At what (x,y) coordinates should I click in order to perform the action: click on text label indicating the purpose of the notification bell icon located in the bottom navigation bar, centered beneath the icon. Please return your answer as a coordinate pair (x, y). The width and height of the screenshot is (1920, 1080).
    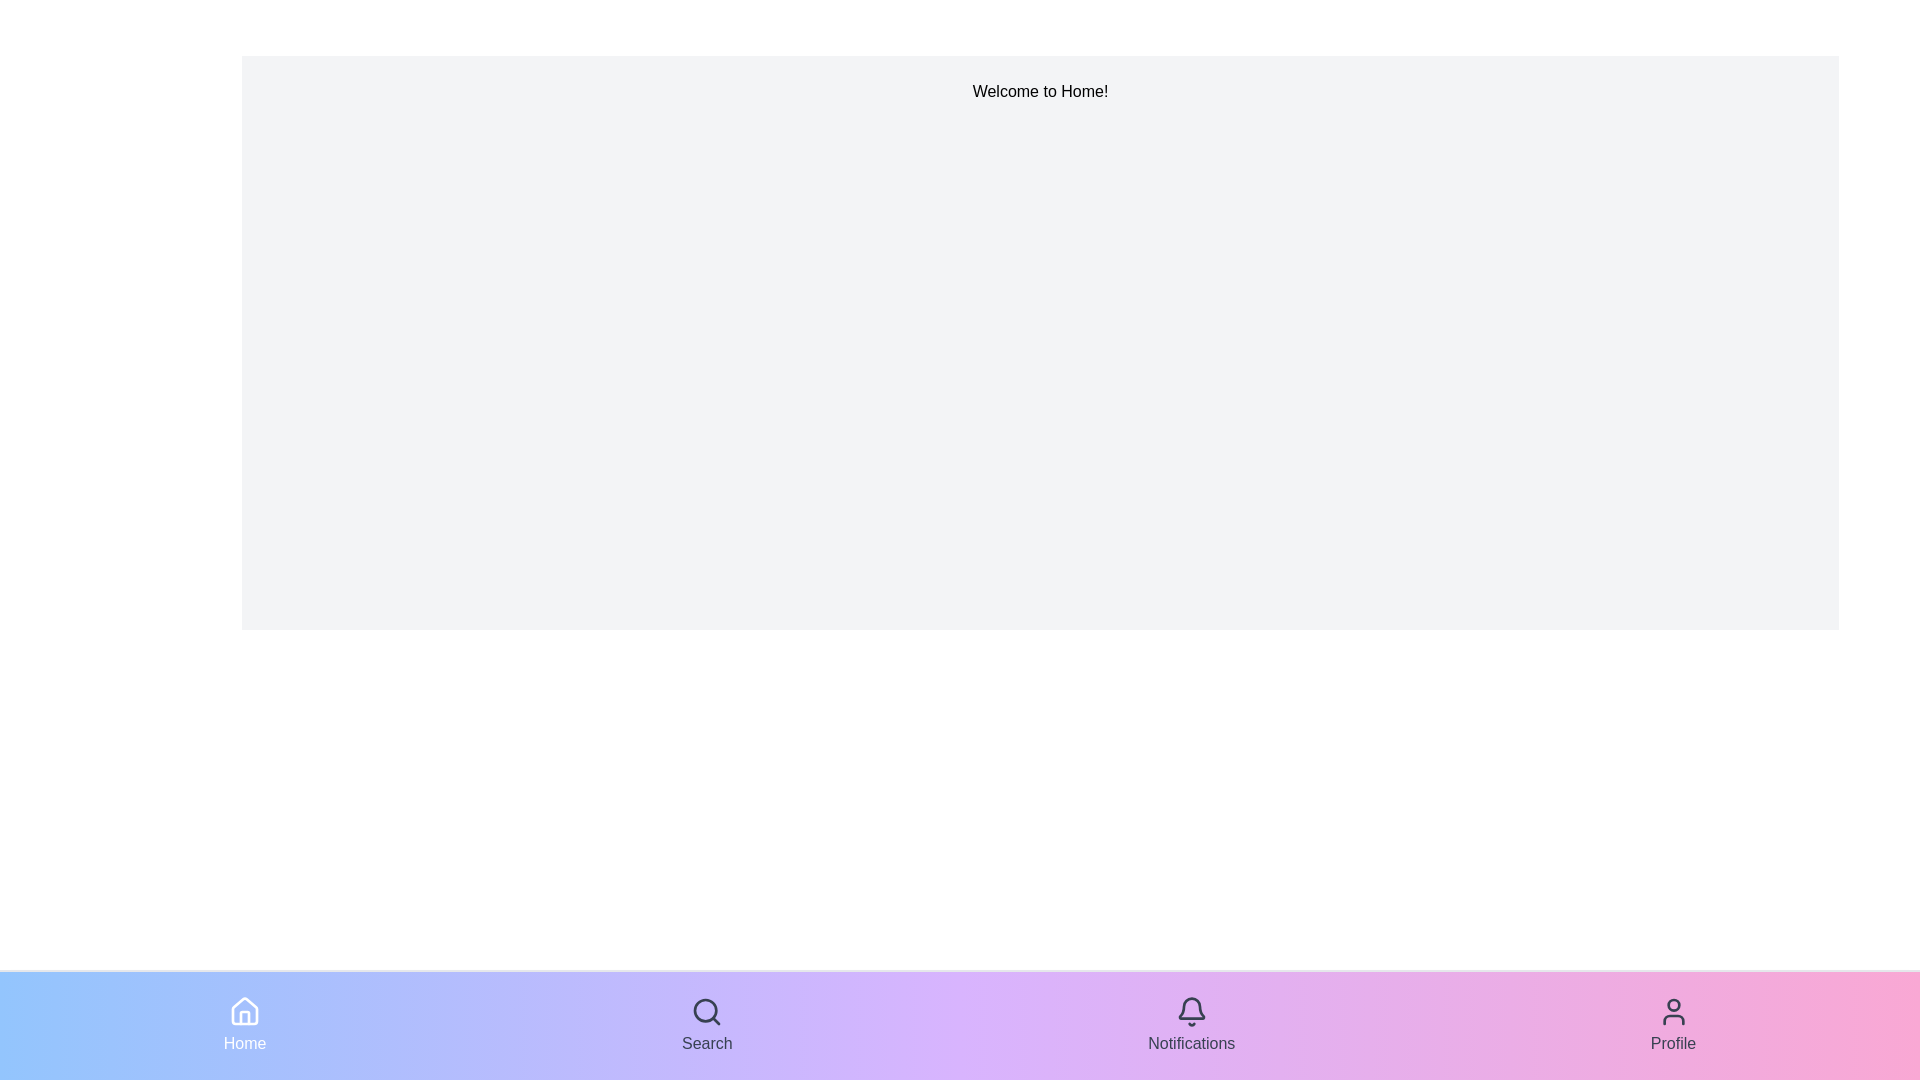
    Looking at the image, I should click on (1191, 1043).